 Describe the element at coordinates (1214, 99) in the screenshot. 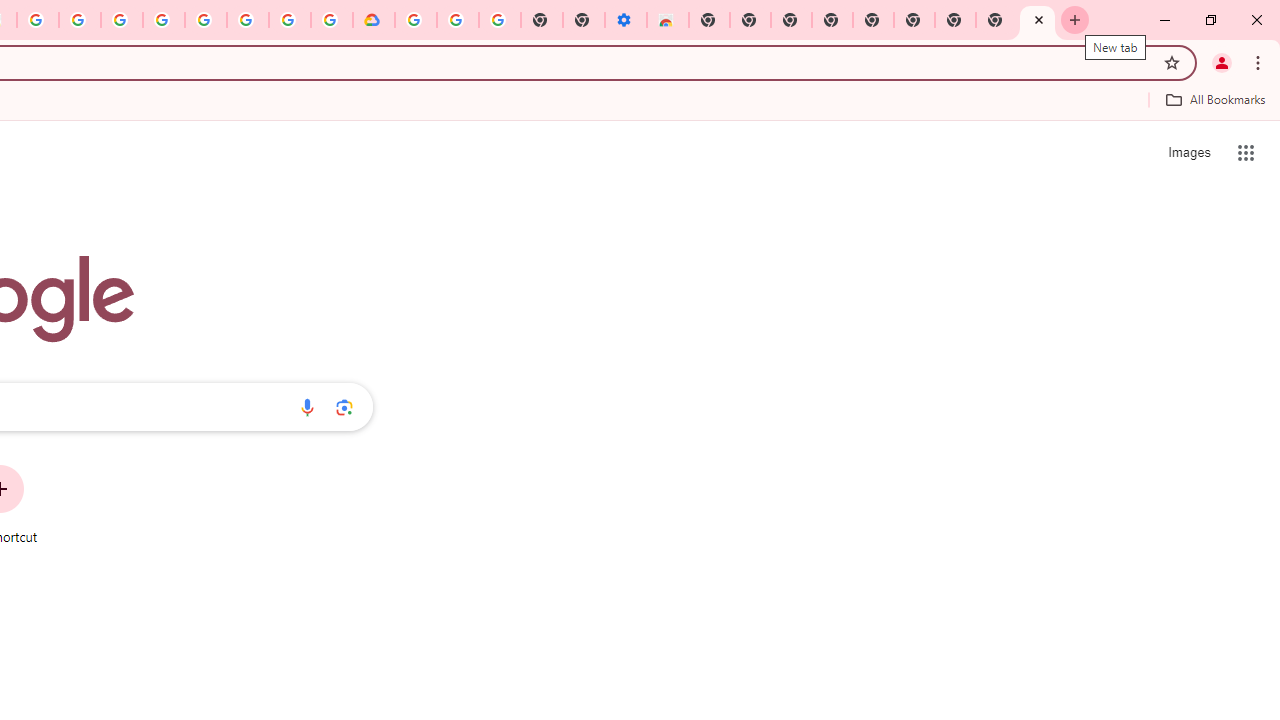

I see `'All Bookmarks'` at that location.